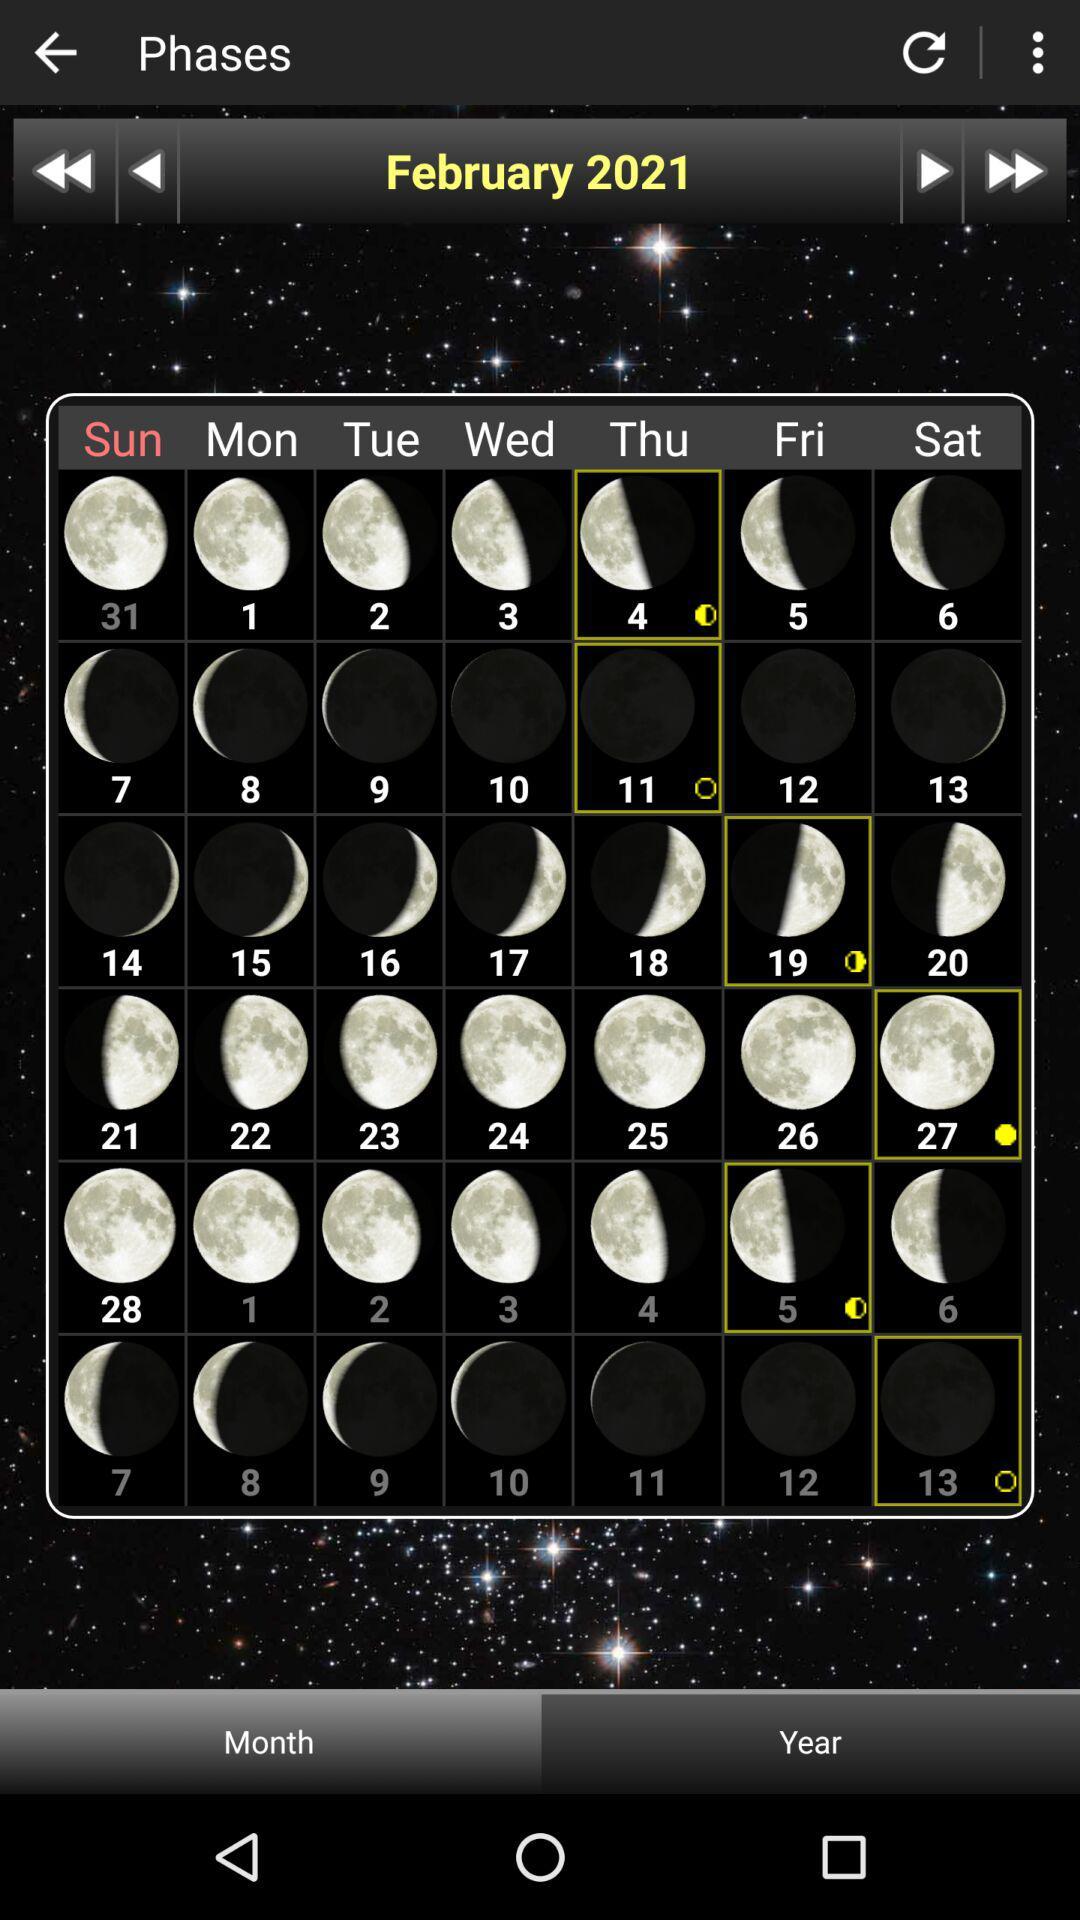 Image resolution: width=1080 pixels, height=1920 pixels. What do you see at coordinates (146, 171) in the screenshot?
I see `go back` at bounding box center [146, 171].